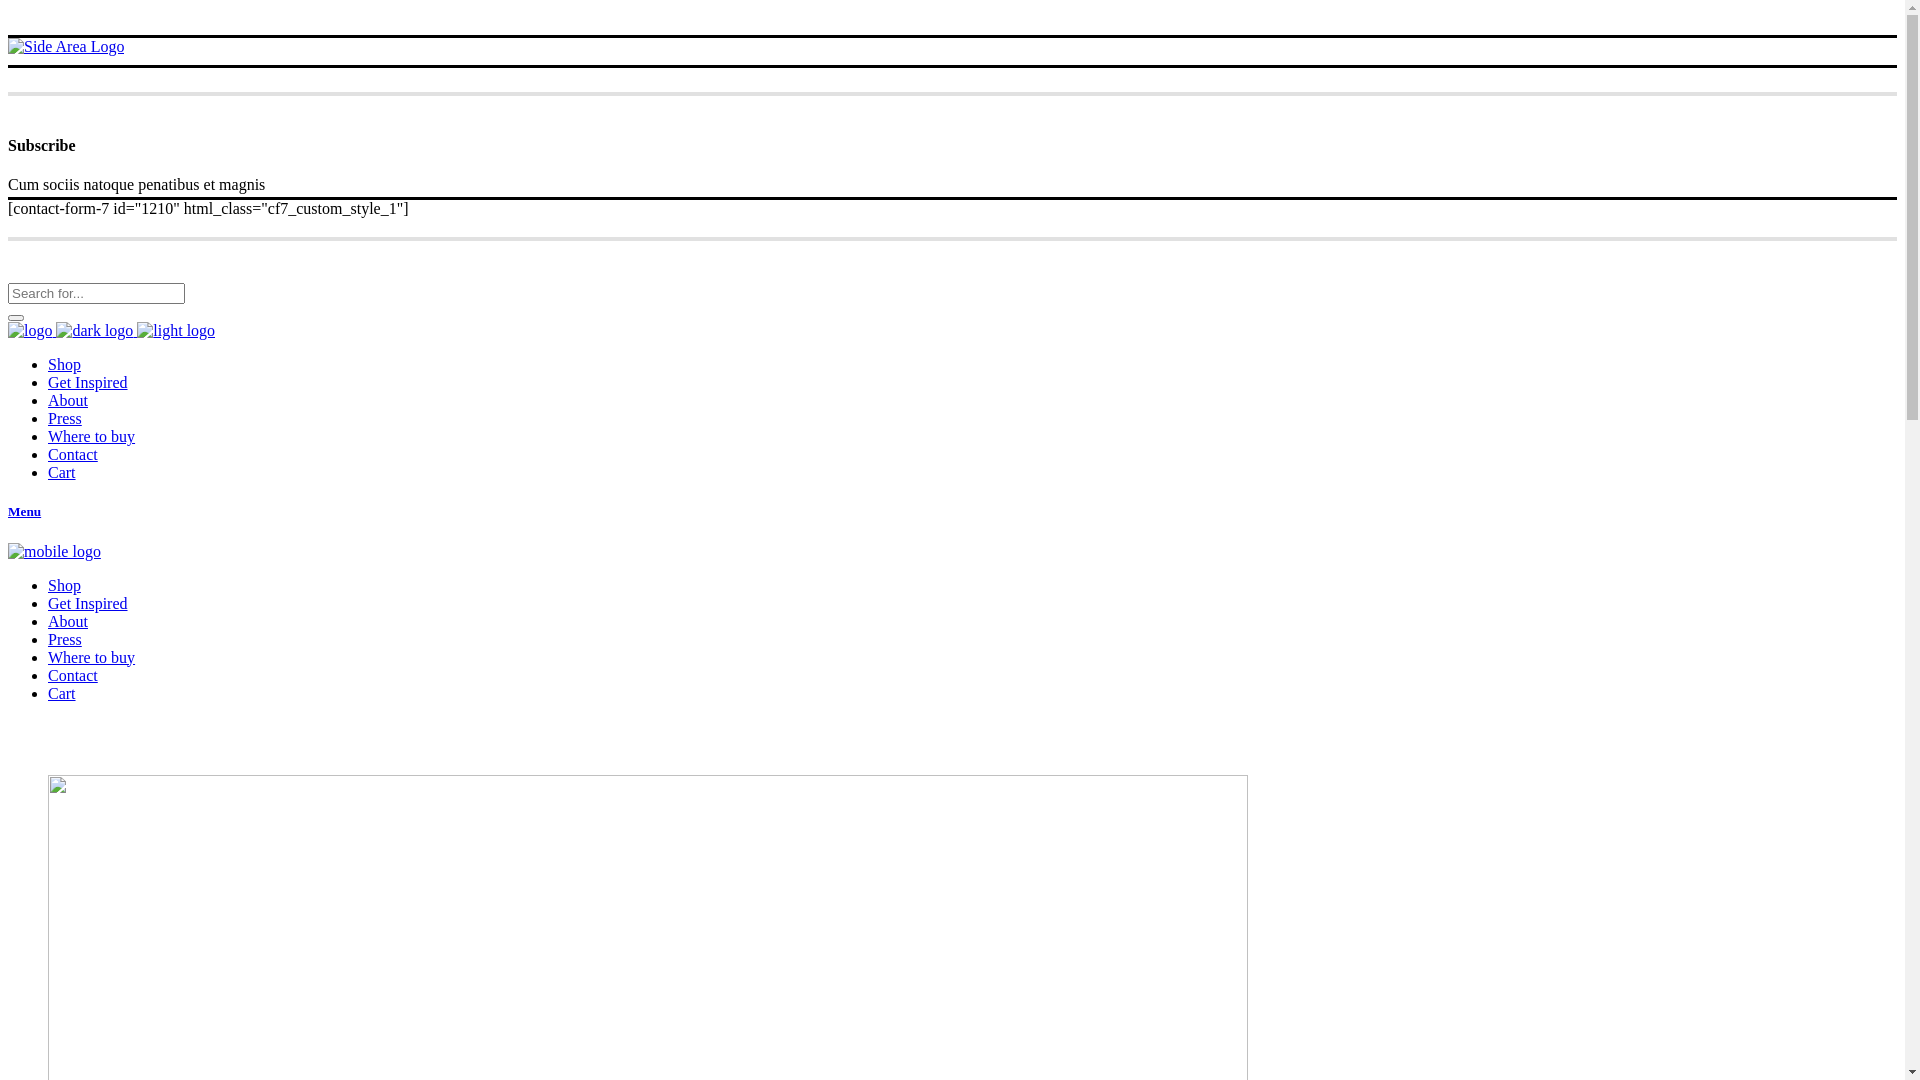 The width and height of the screenshot is (1920, 1080). Describe the element at coordinates (67, 620) in the screenshot. I see `'About'` at that location.